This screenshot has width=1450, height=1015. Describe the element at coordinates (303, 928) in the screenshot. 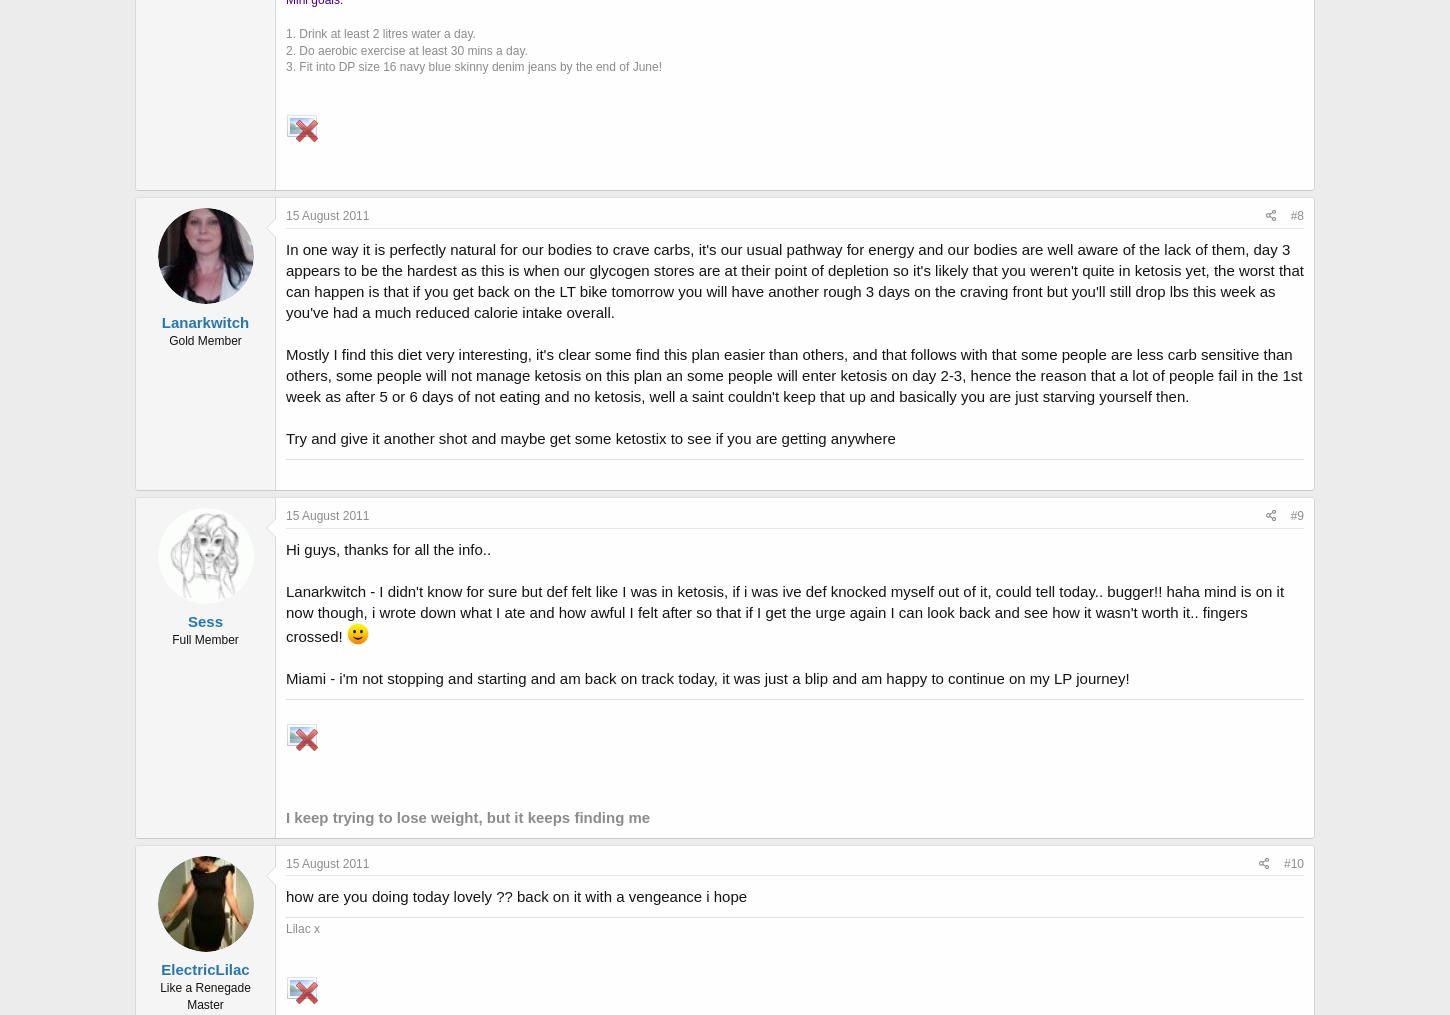

I see `'Lilac x'` at that location.